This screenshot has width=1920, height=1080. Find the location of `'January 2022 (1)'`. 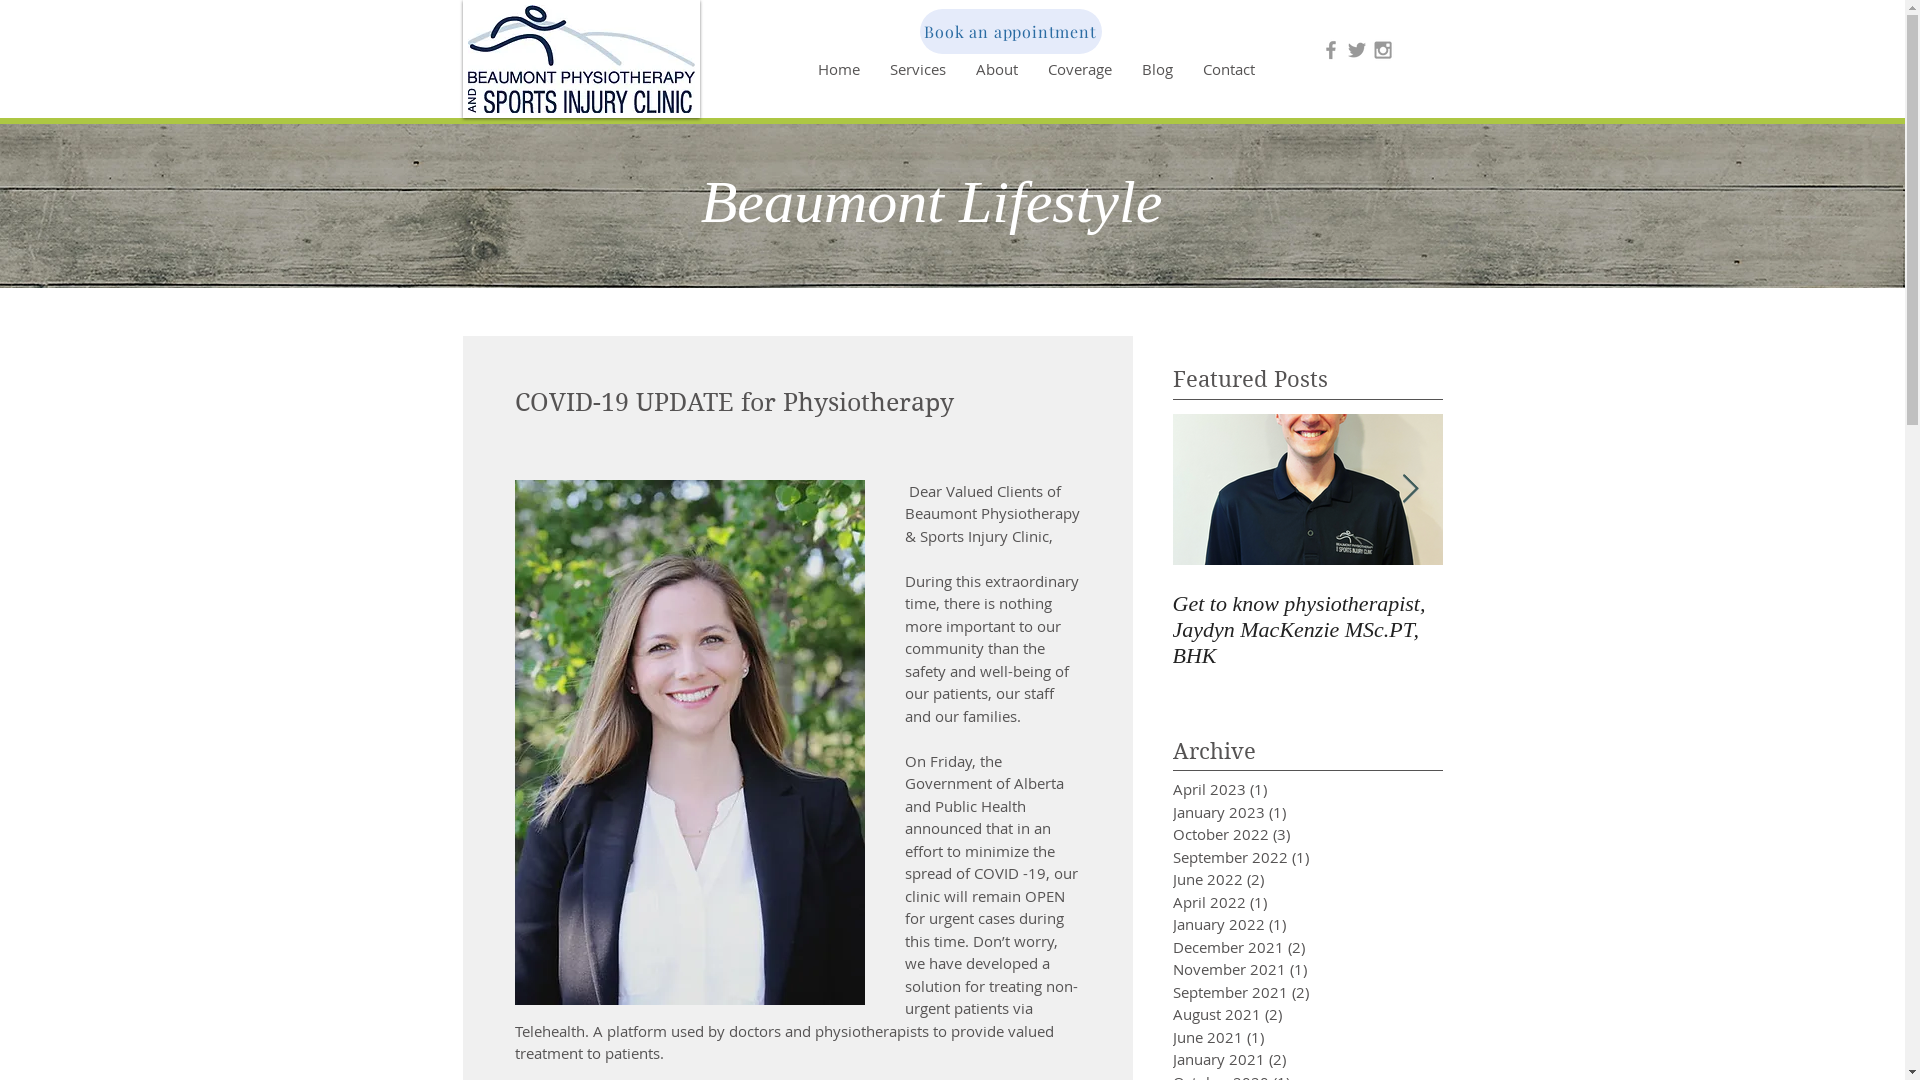

'January 2022 (1)' is located at coordinates (1275, 924).